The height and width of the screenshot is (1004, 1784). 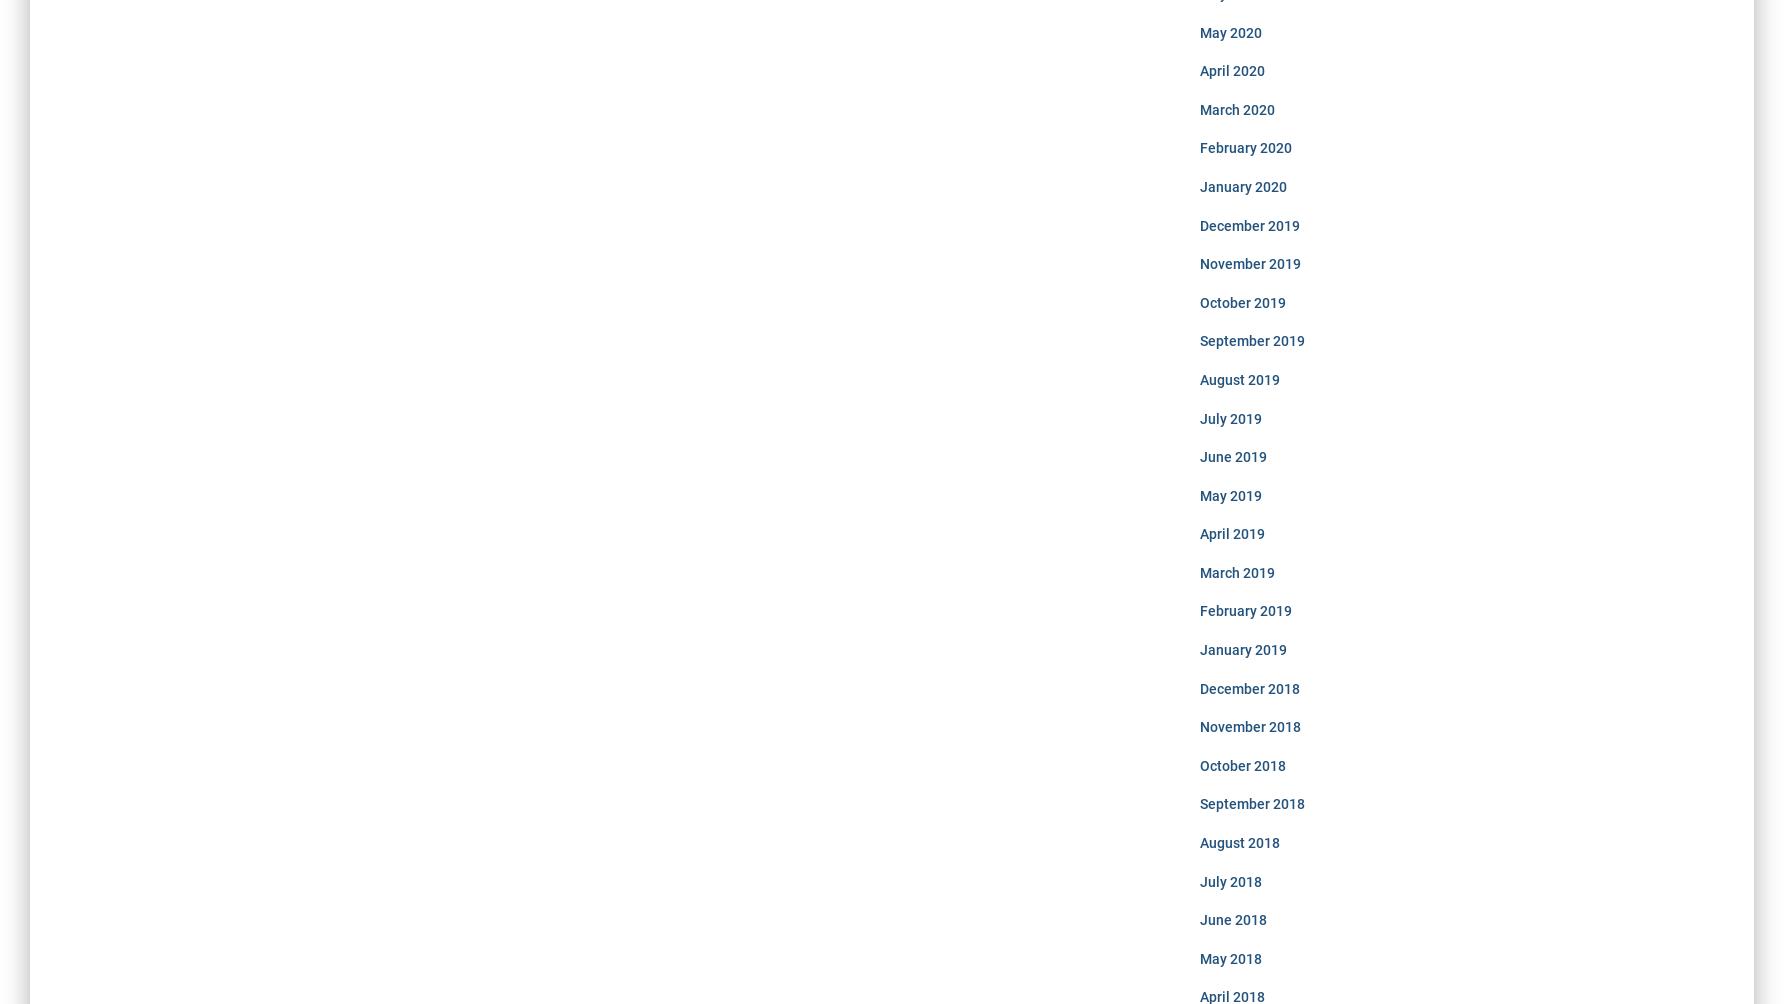 What do you see at coordinates (1199, 302) in the screenshot?
I see `'October 2019'` at bounding box center [1199, 302].